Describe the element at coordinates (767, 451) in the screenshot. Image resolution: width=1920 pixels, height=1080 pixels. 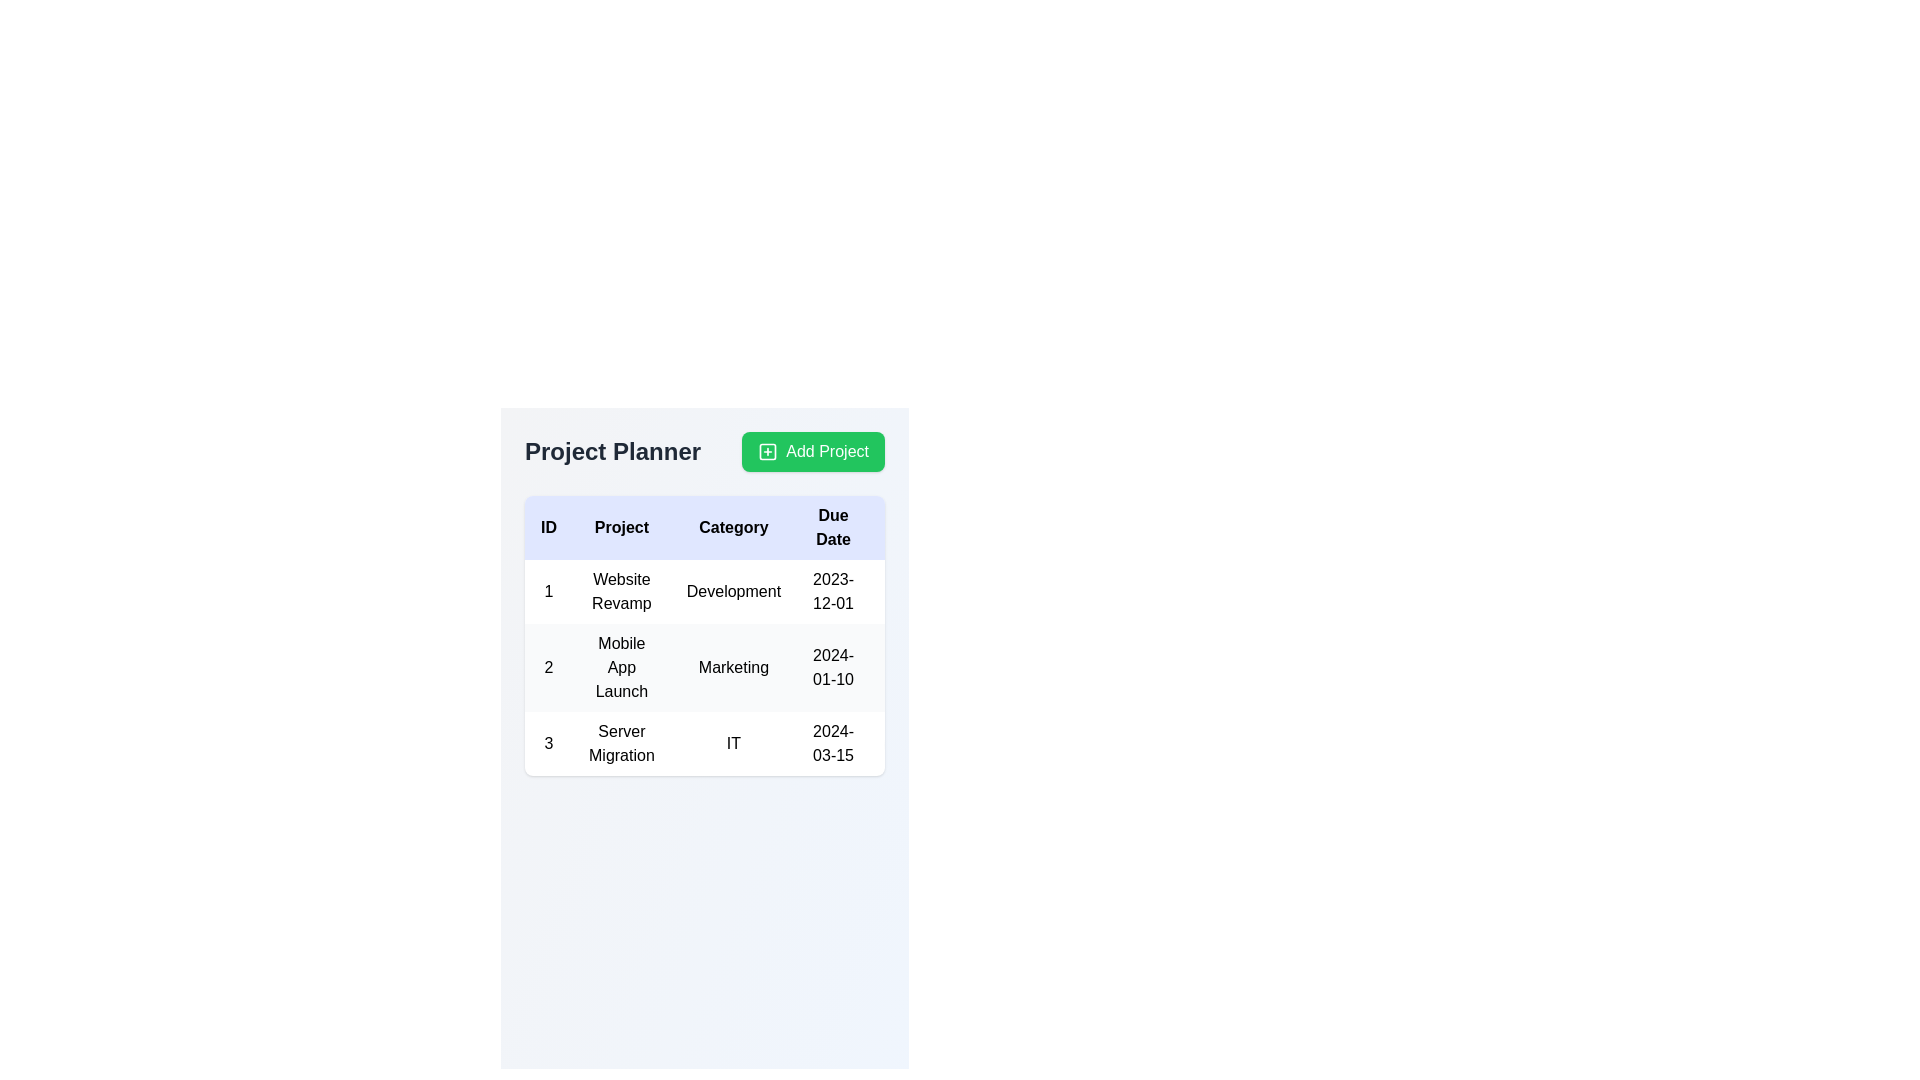
I see `the small rounded square shape within the SVG icon located to the left of the 'Add Project' text in the green button at the top-right corner of the interface` at that location.